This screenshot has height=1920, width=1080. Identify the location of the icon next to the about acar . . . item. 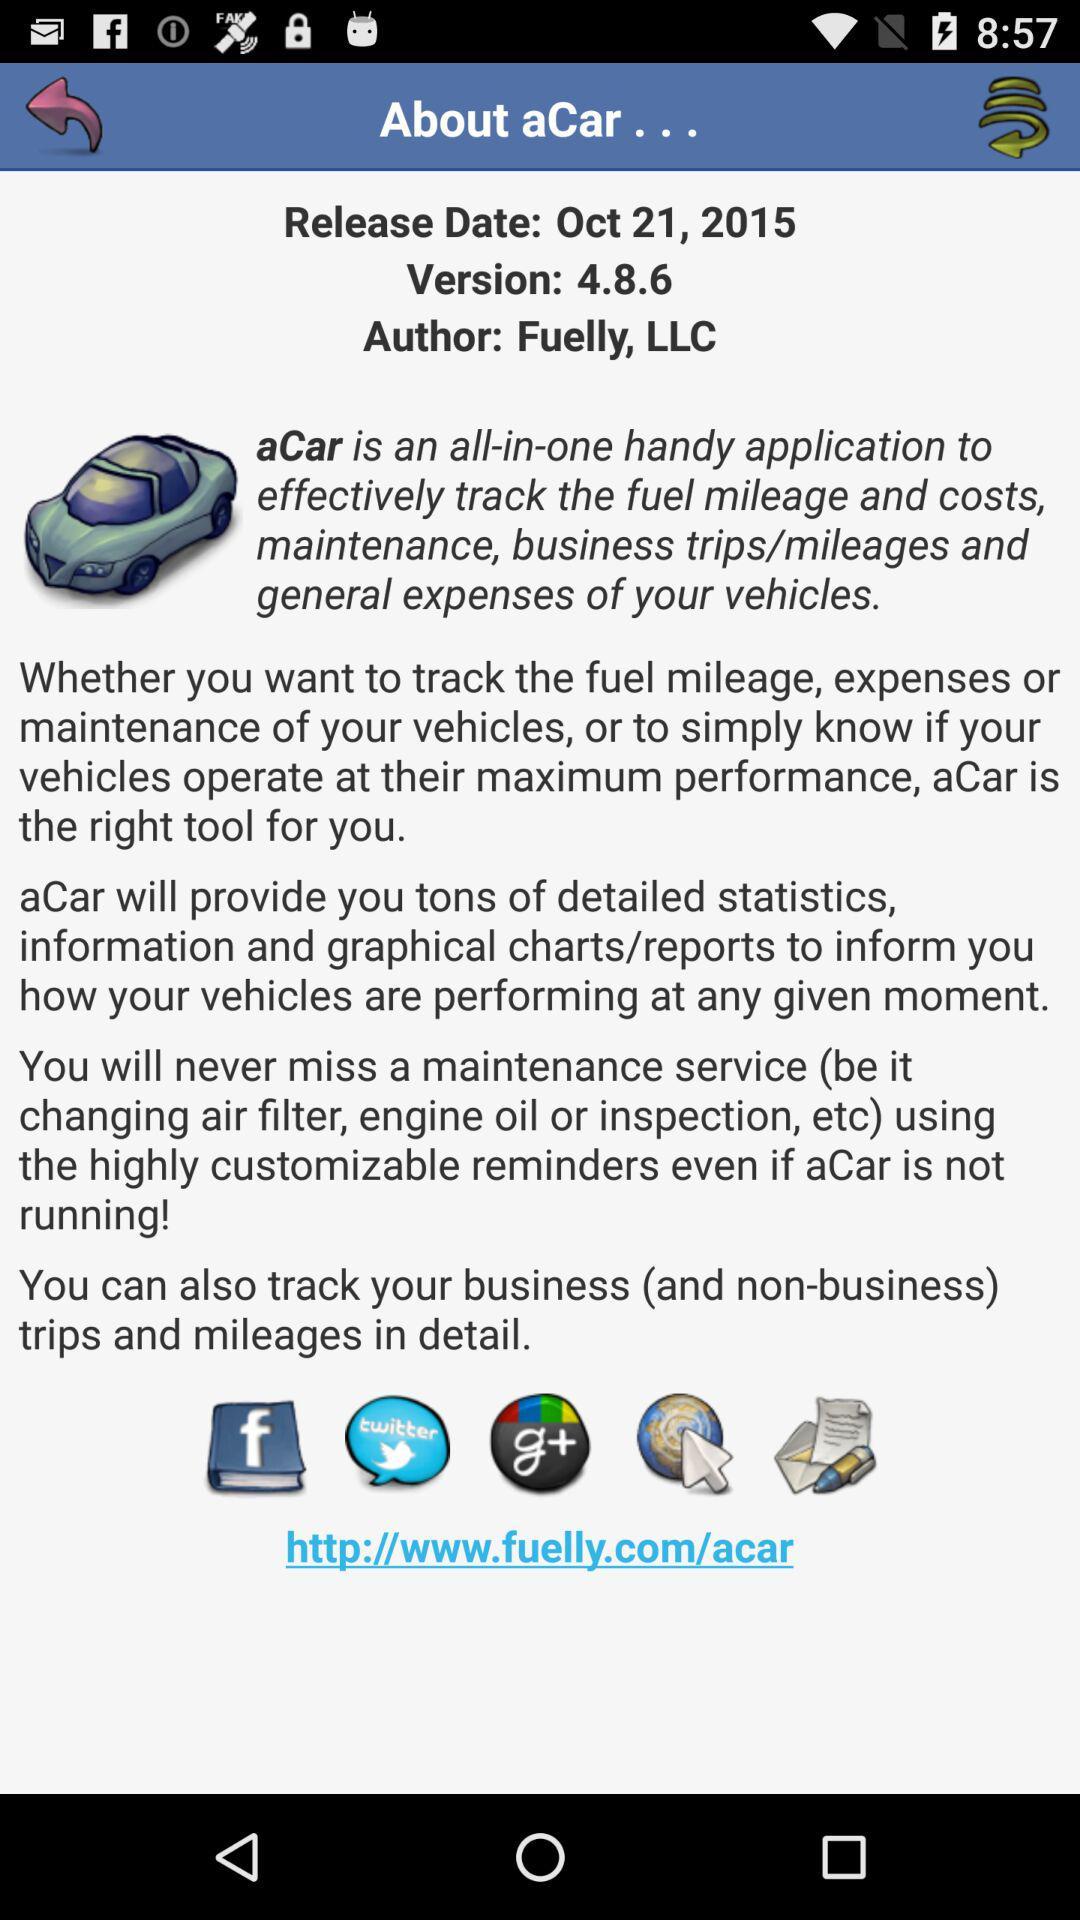
(1014, 117).